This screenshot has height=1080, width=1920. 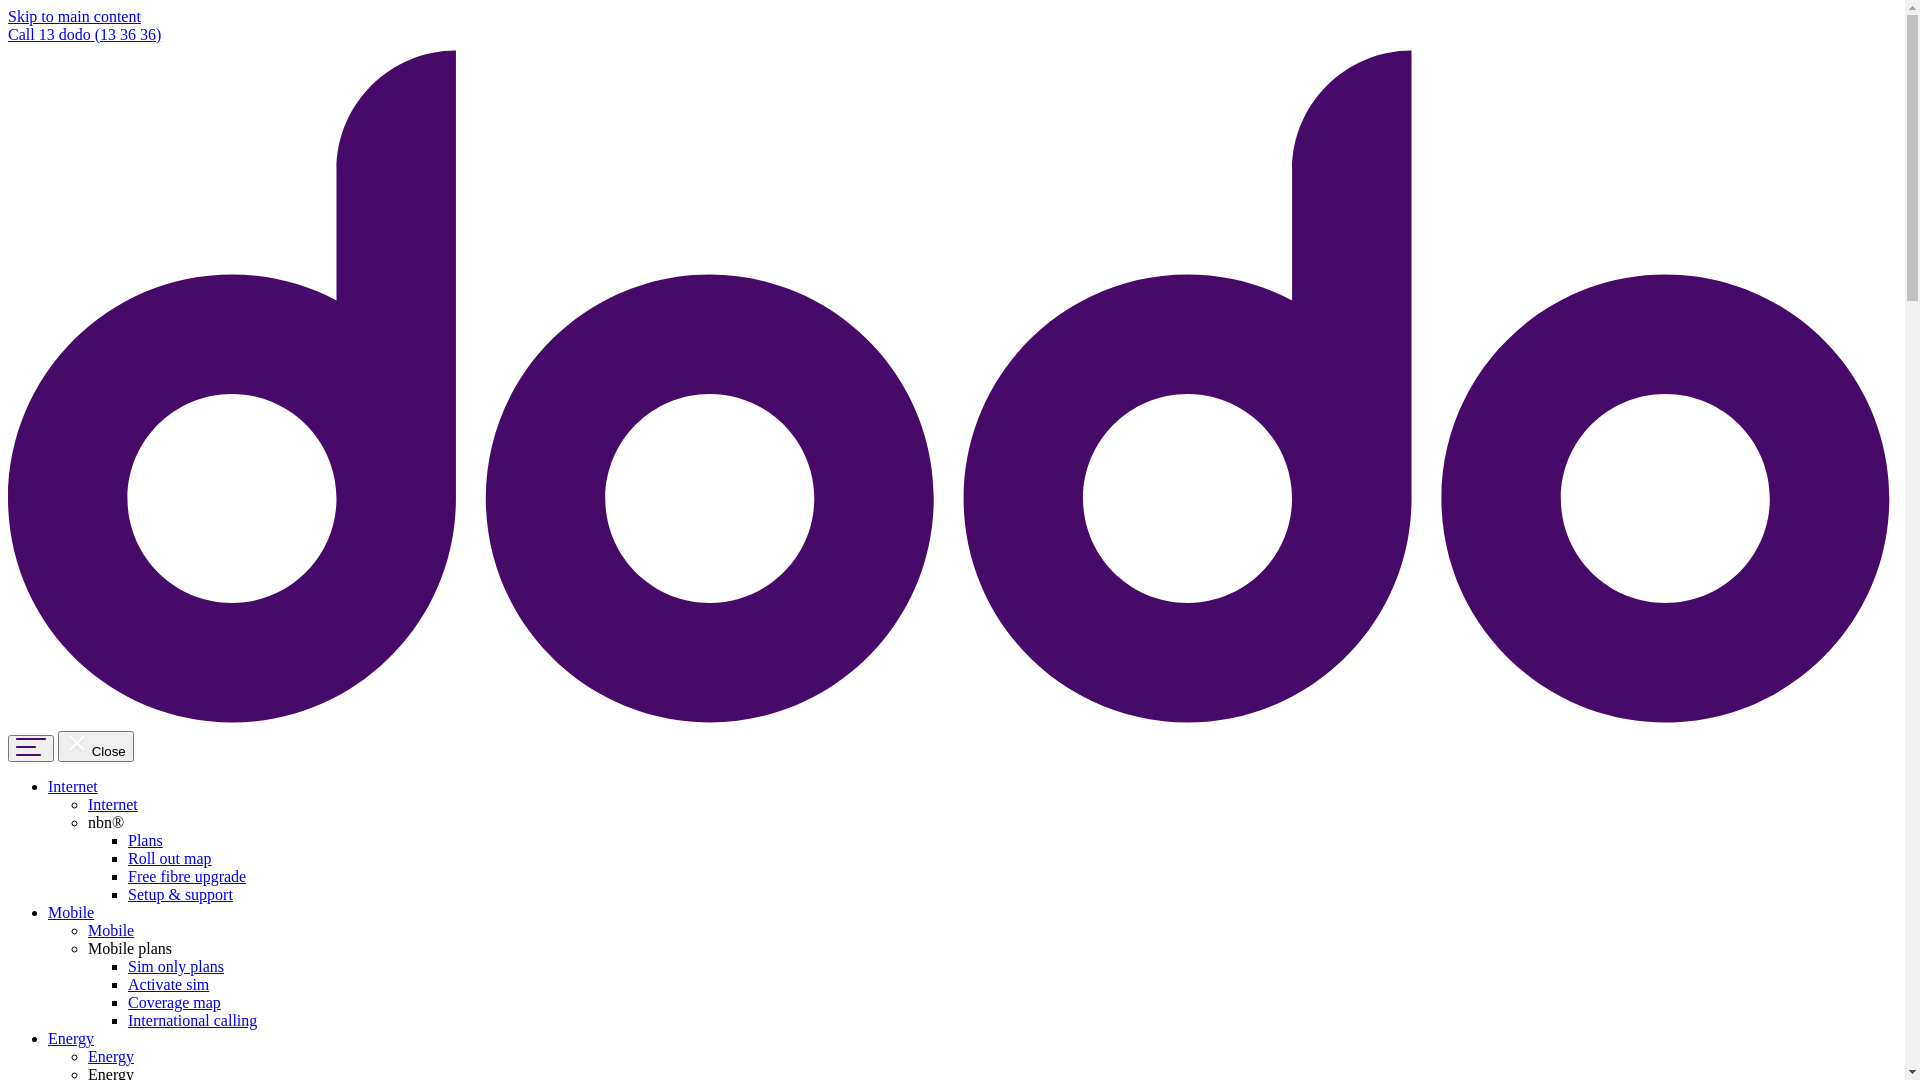 I want to click on 'International calling', so click(x=192, y=1020).